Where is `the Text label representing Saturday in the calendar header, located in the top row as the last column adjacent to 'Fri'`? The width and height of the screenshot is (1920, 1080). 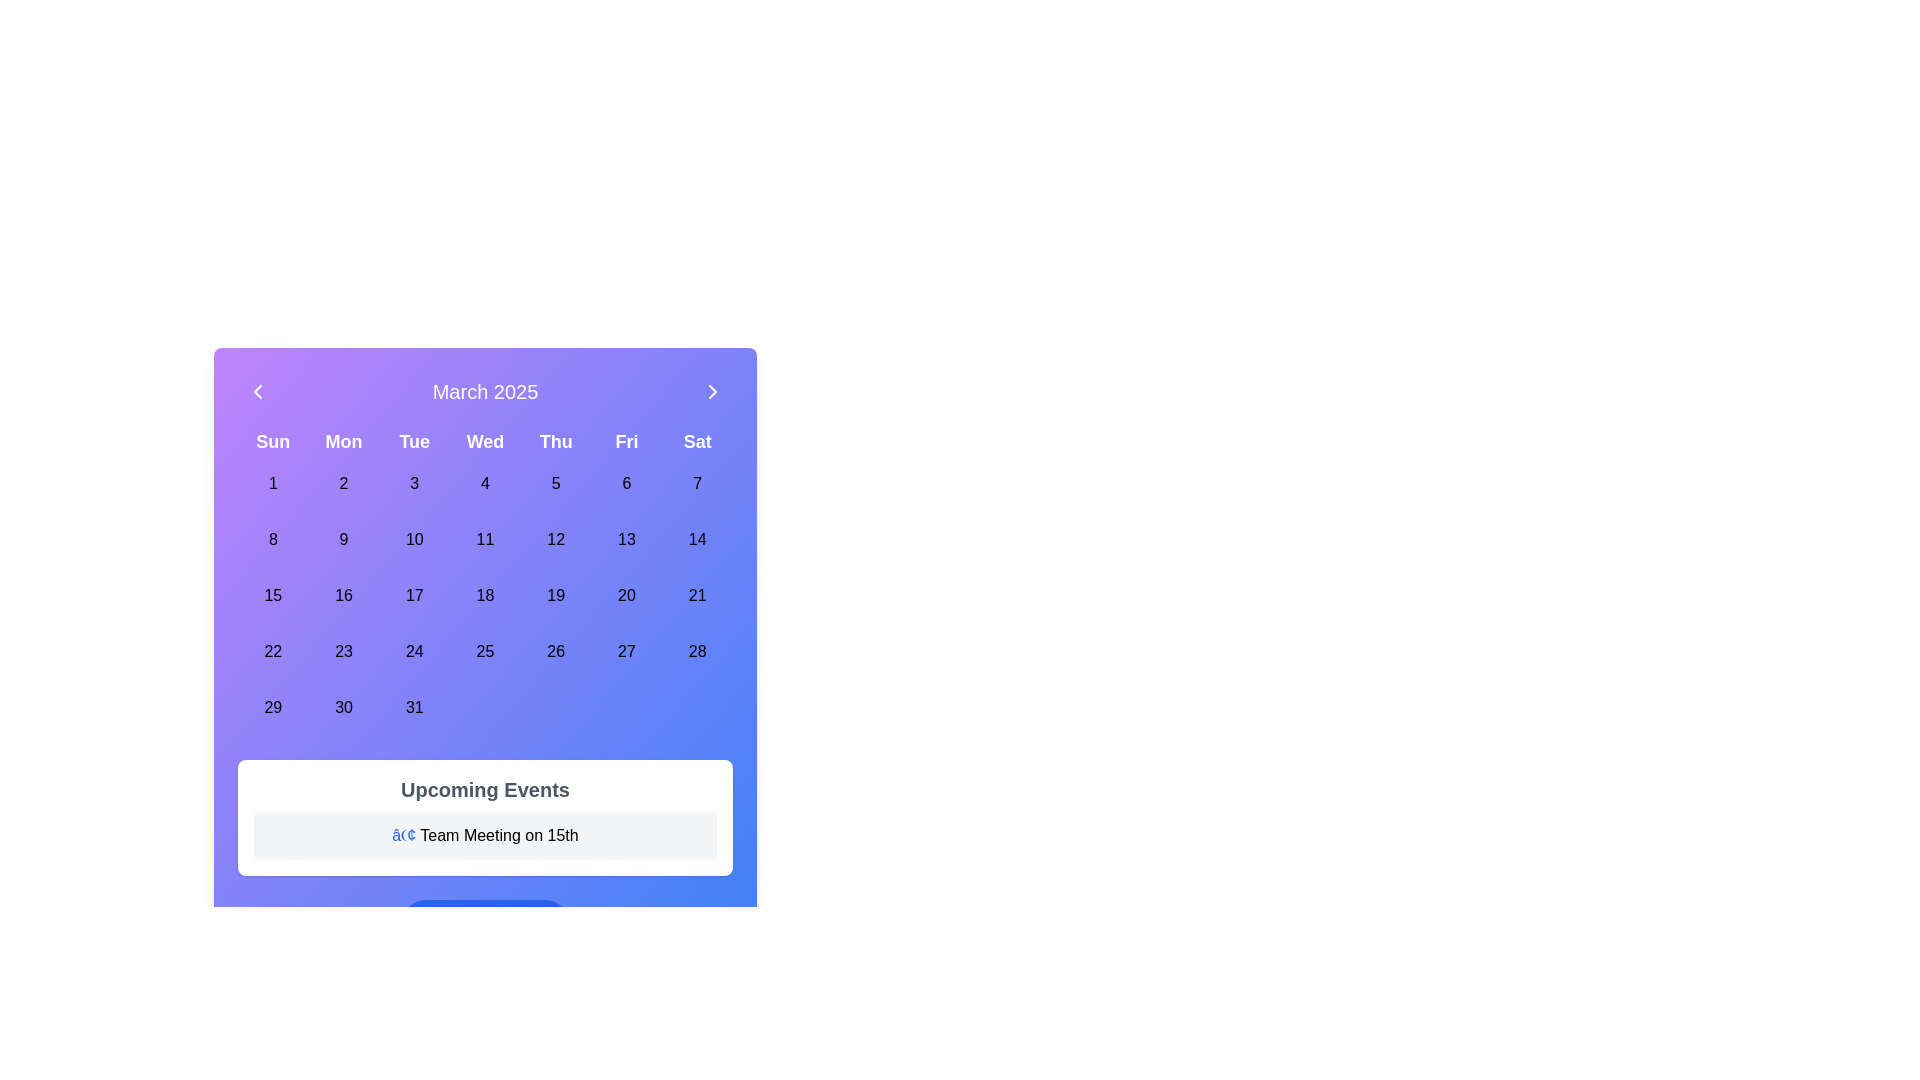 the Text label representing Saturday in the calendar header, located in the top row as the last column adjacent to 'Fri' is located at coordinates (697, 441).